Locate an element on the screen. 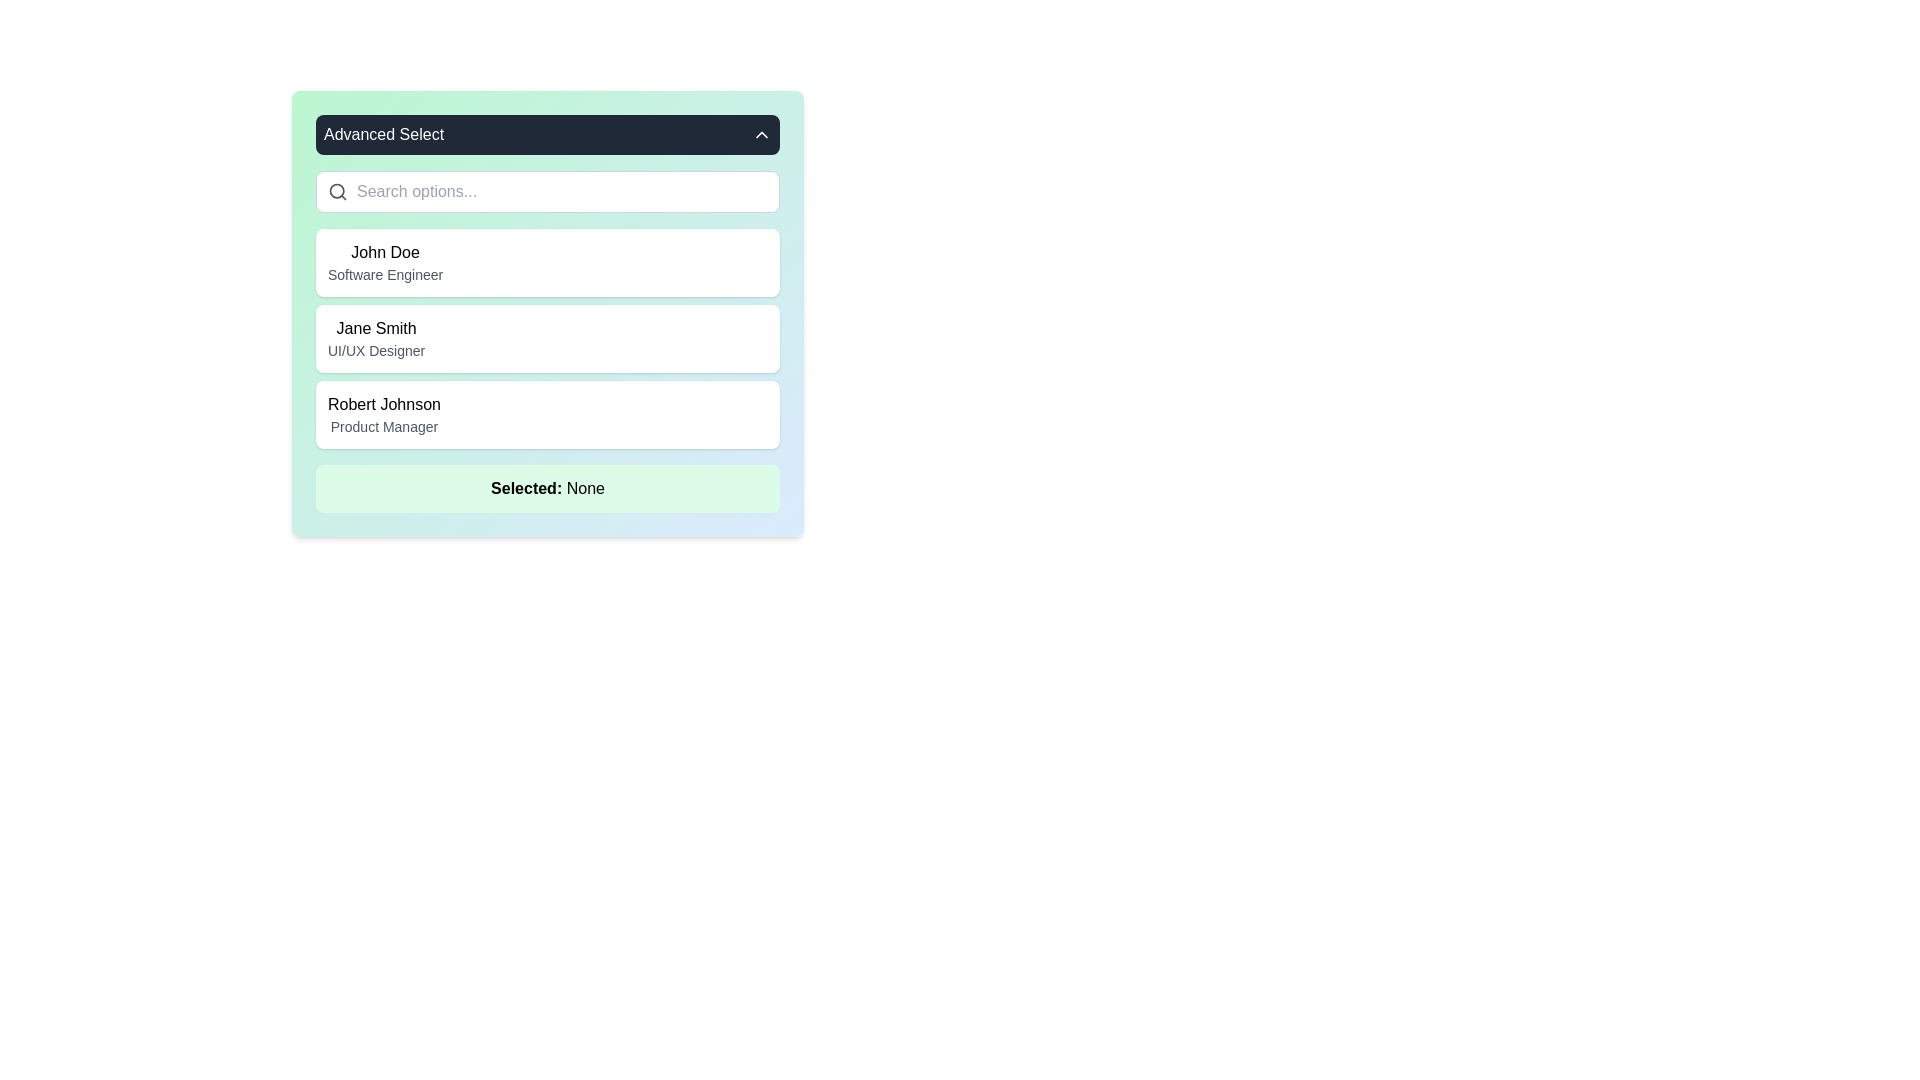 The image size is (1920, 1080). the upward-pointing chevron icon located on the rightmost side of the 'Advanced Select' bar is located at coordinates (761, 135).